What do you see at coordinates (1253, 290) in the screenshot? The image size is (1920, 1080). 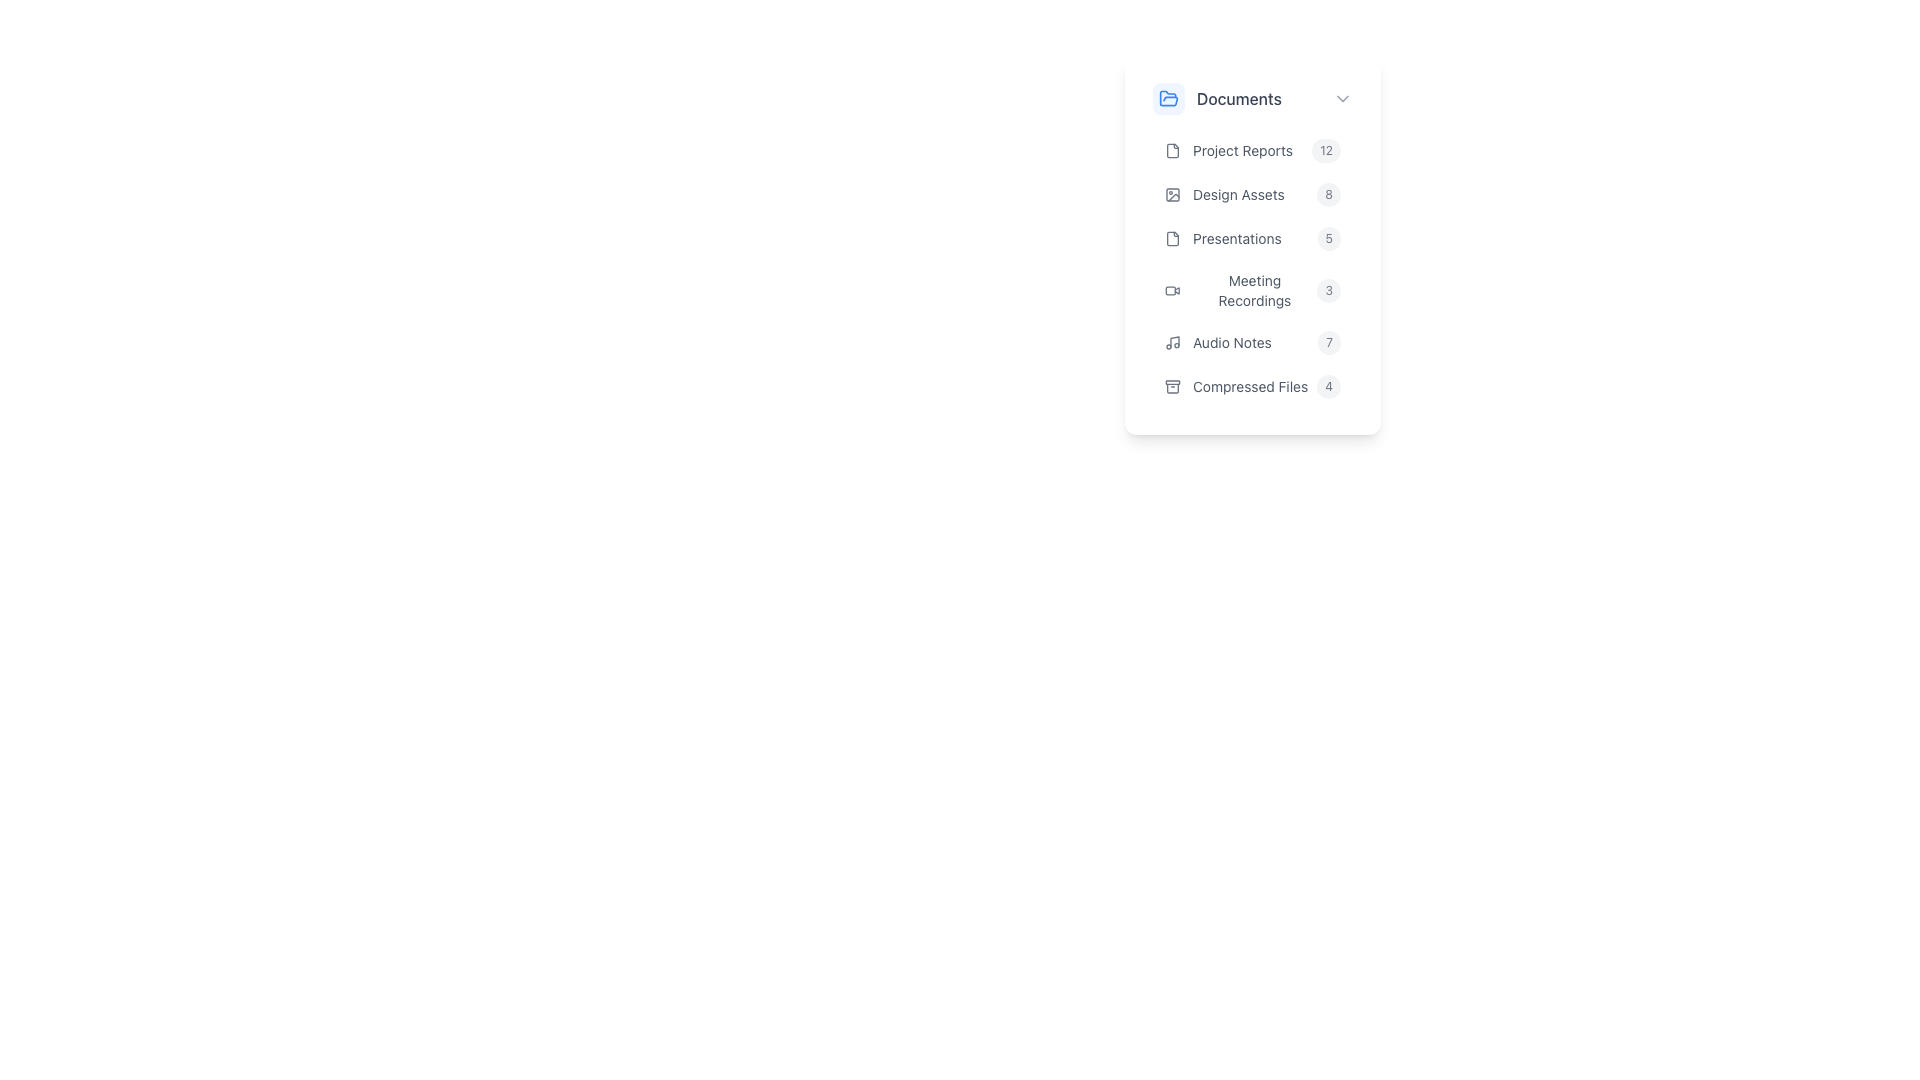 I see `the text label in the fourth row of the 'Documents' section, located between a video icon and a badge displaying the number '3', to change its color` at bounding box center [1253, 290].